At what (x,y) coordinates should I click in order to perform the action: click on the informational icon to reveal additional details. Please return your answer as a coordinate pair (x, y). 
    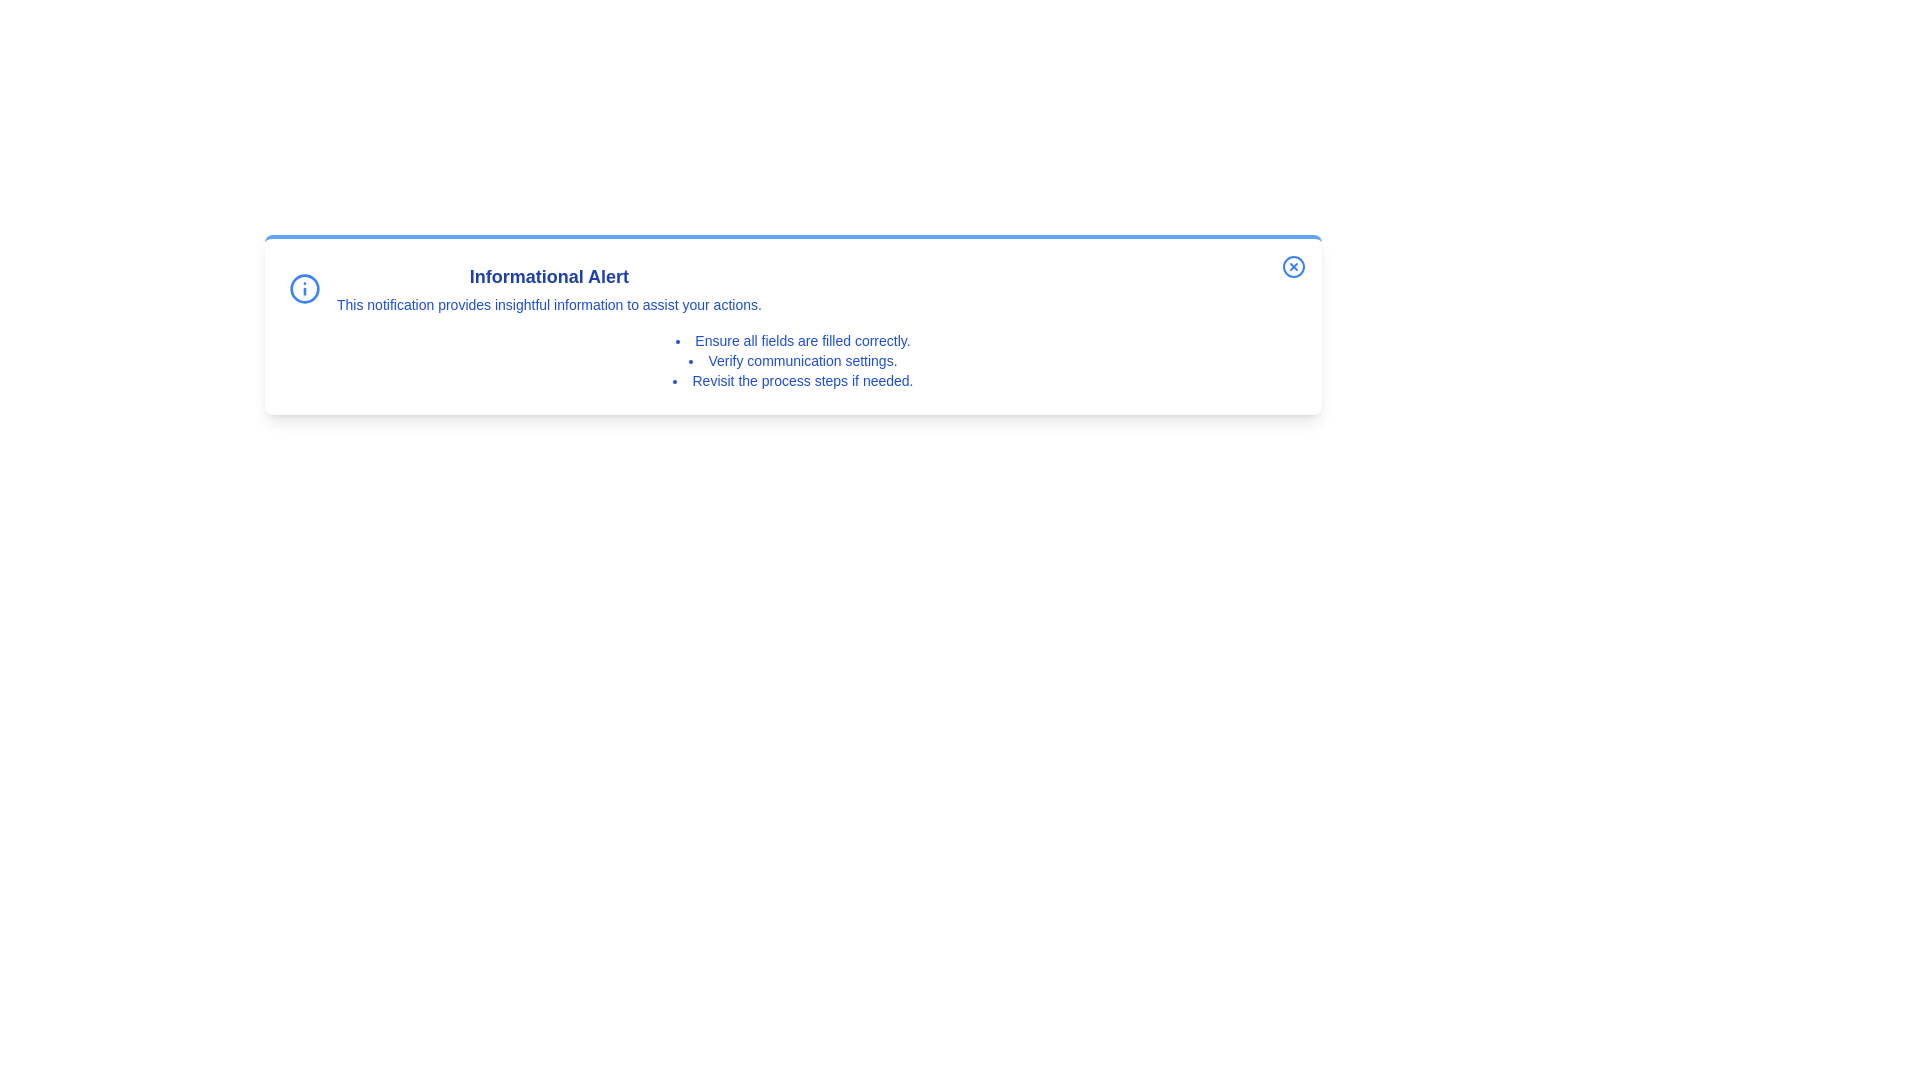
    Looking at the image, I should click on (304, 289).